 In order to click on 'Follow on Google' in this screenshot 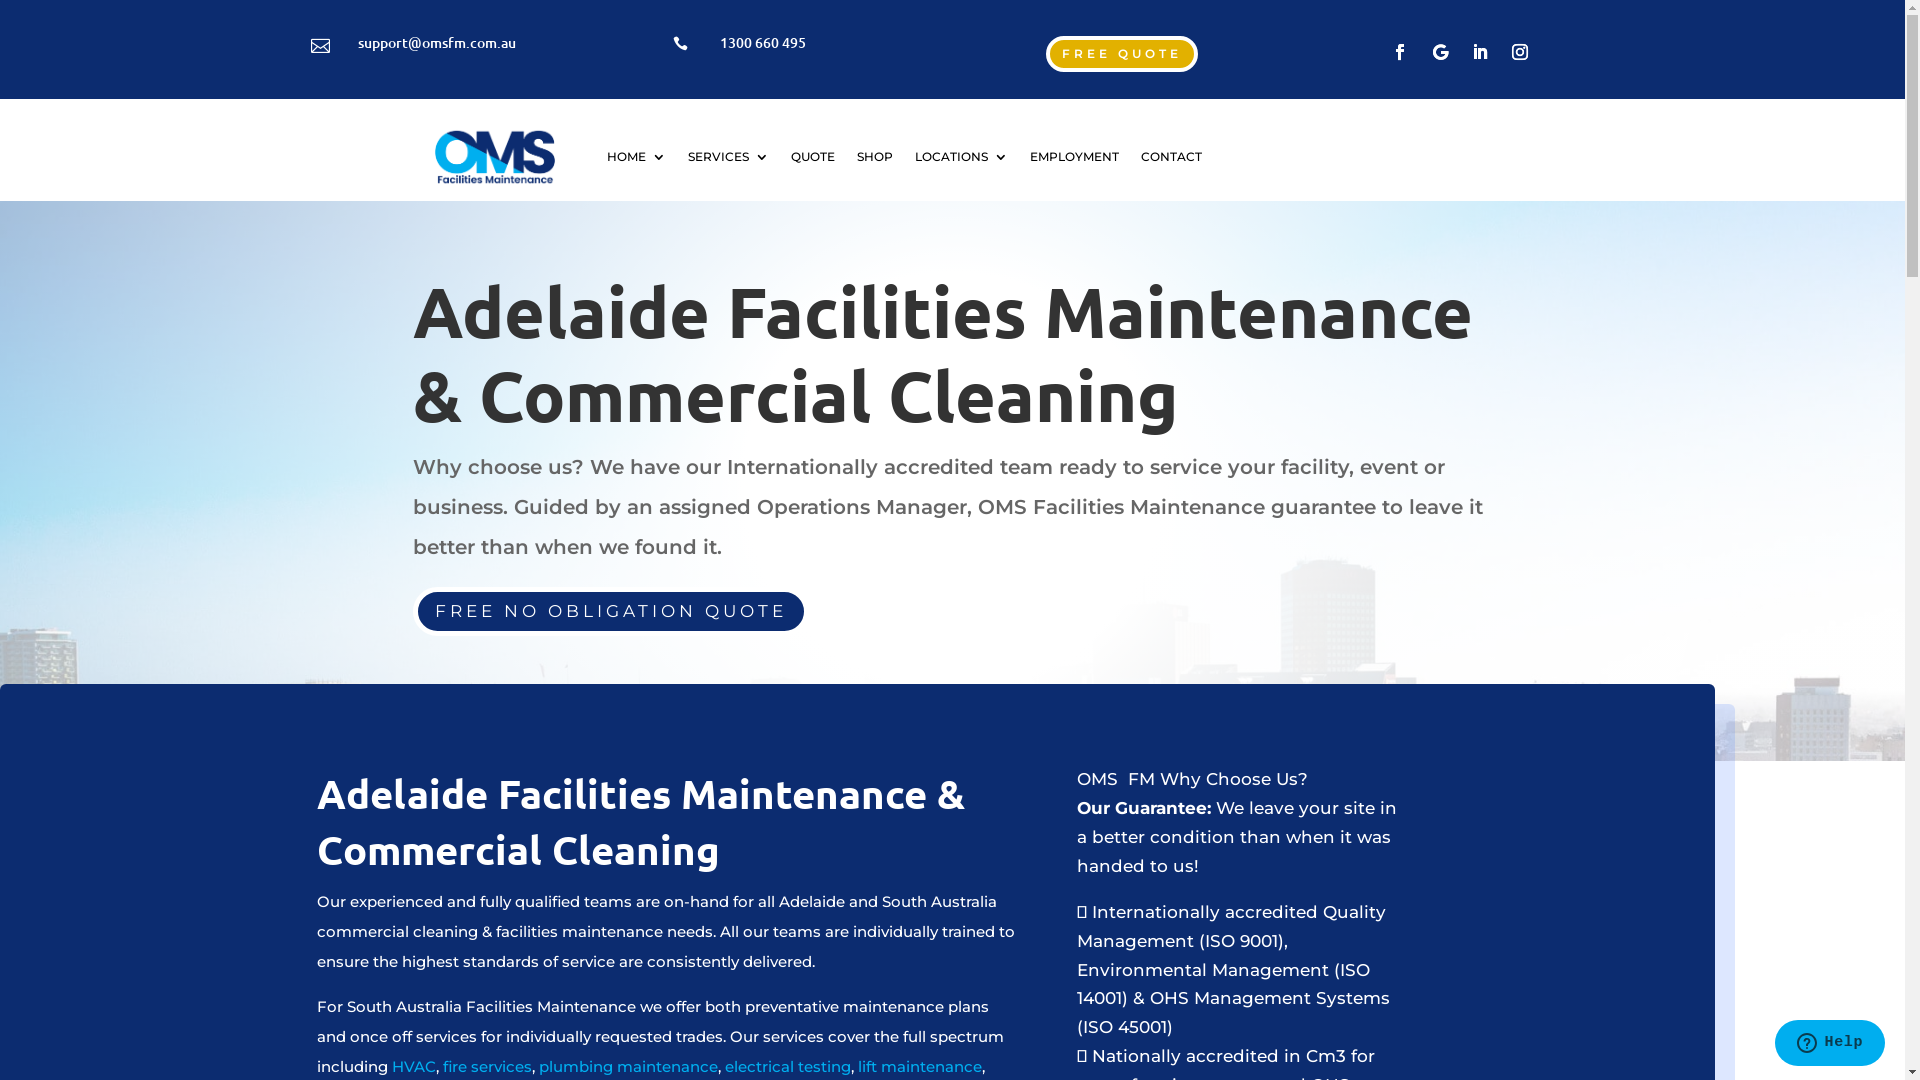, I will do `click(1423, 50)`.